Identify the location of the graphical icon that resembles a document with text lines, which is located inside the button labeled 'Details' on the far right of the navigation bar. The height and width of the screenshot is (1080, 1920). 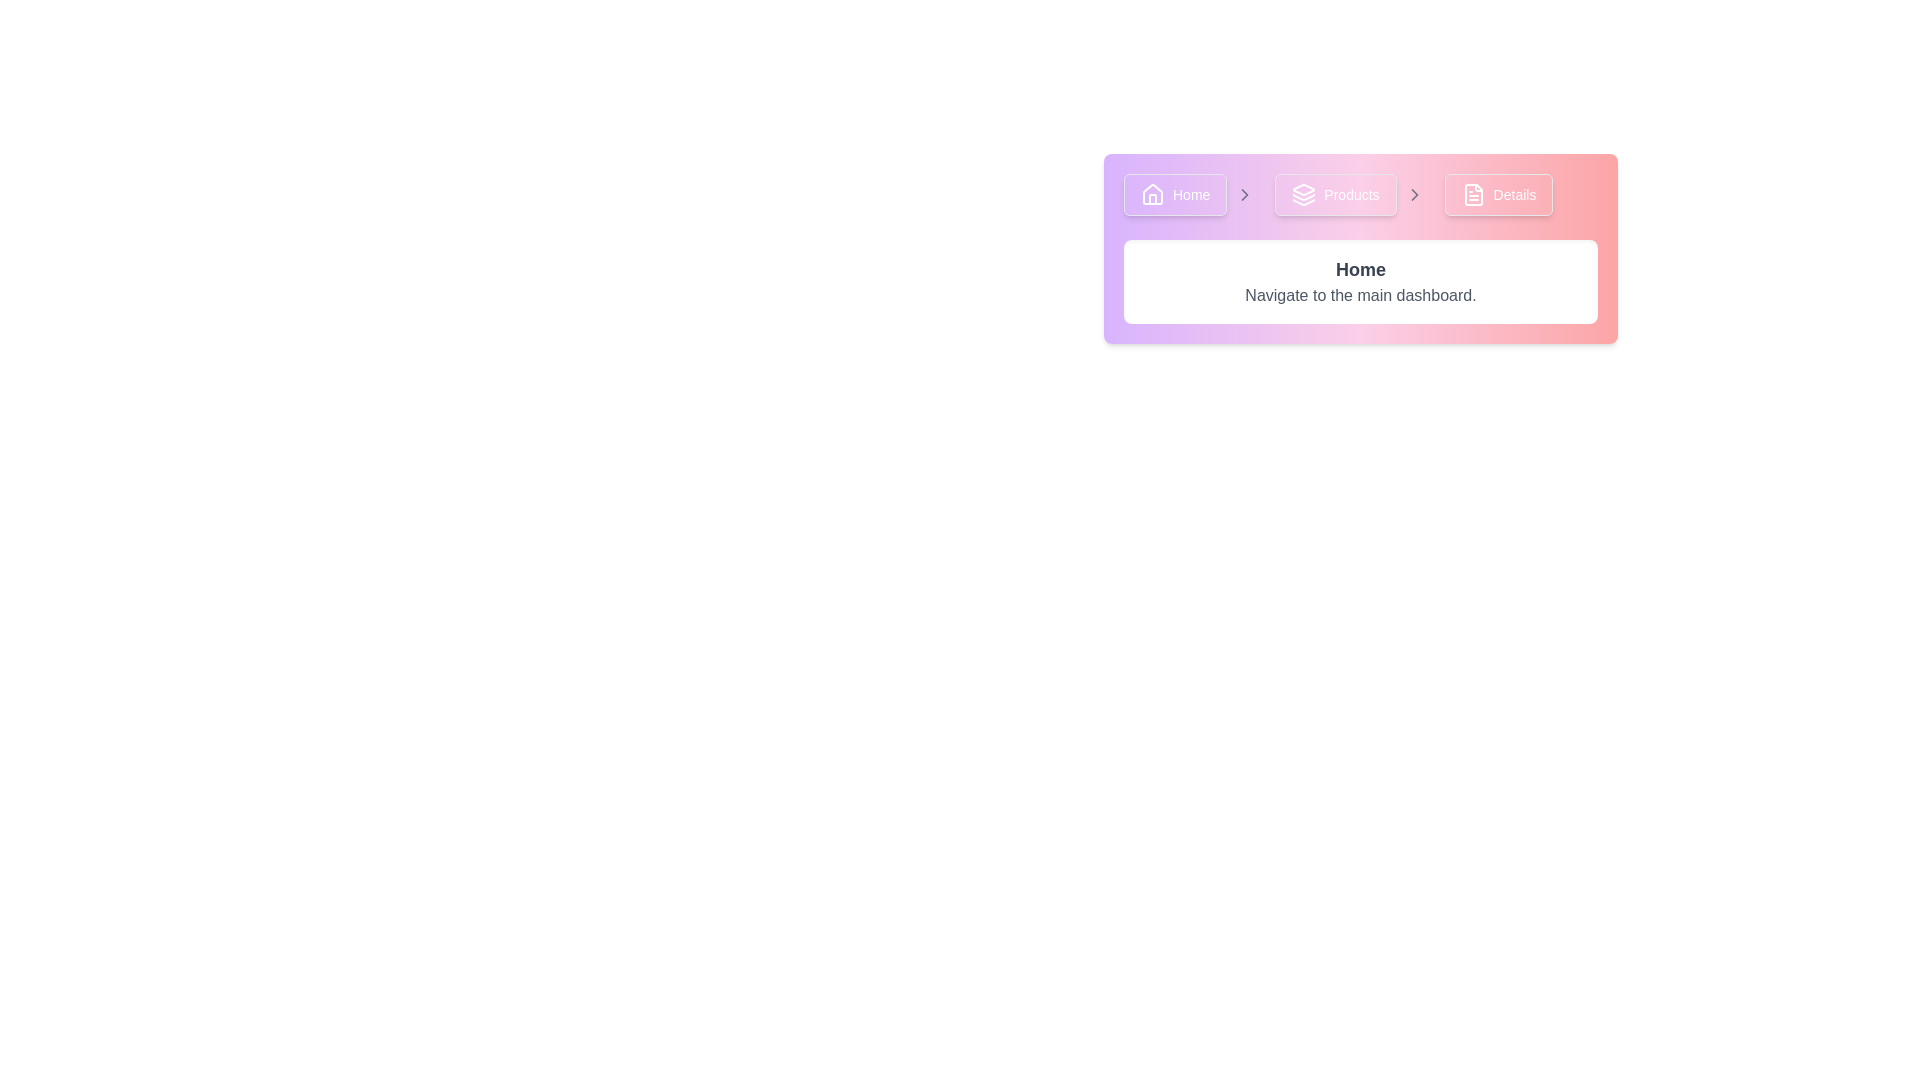
(1473, 195).